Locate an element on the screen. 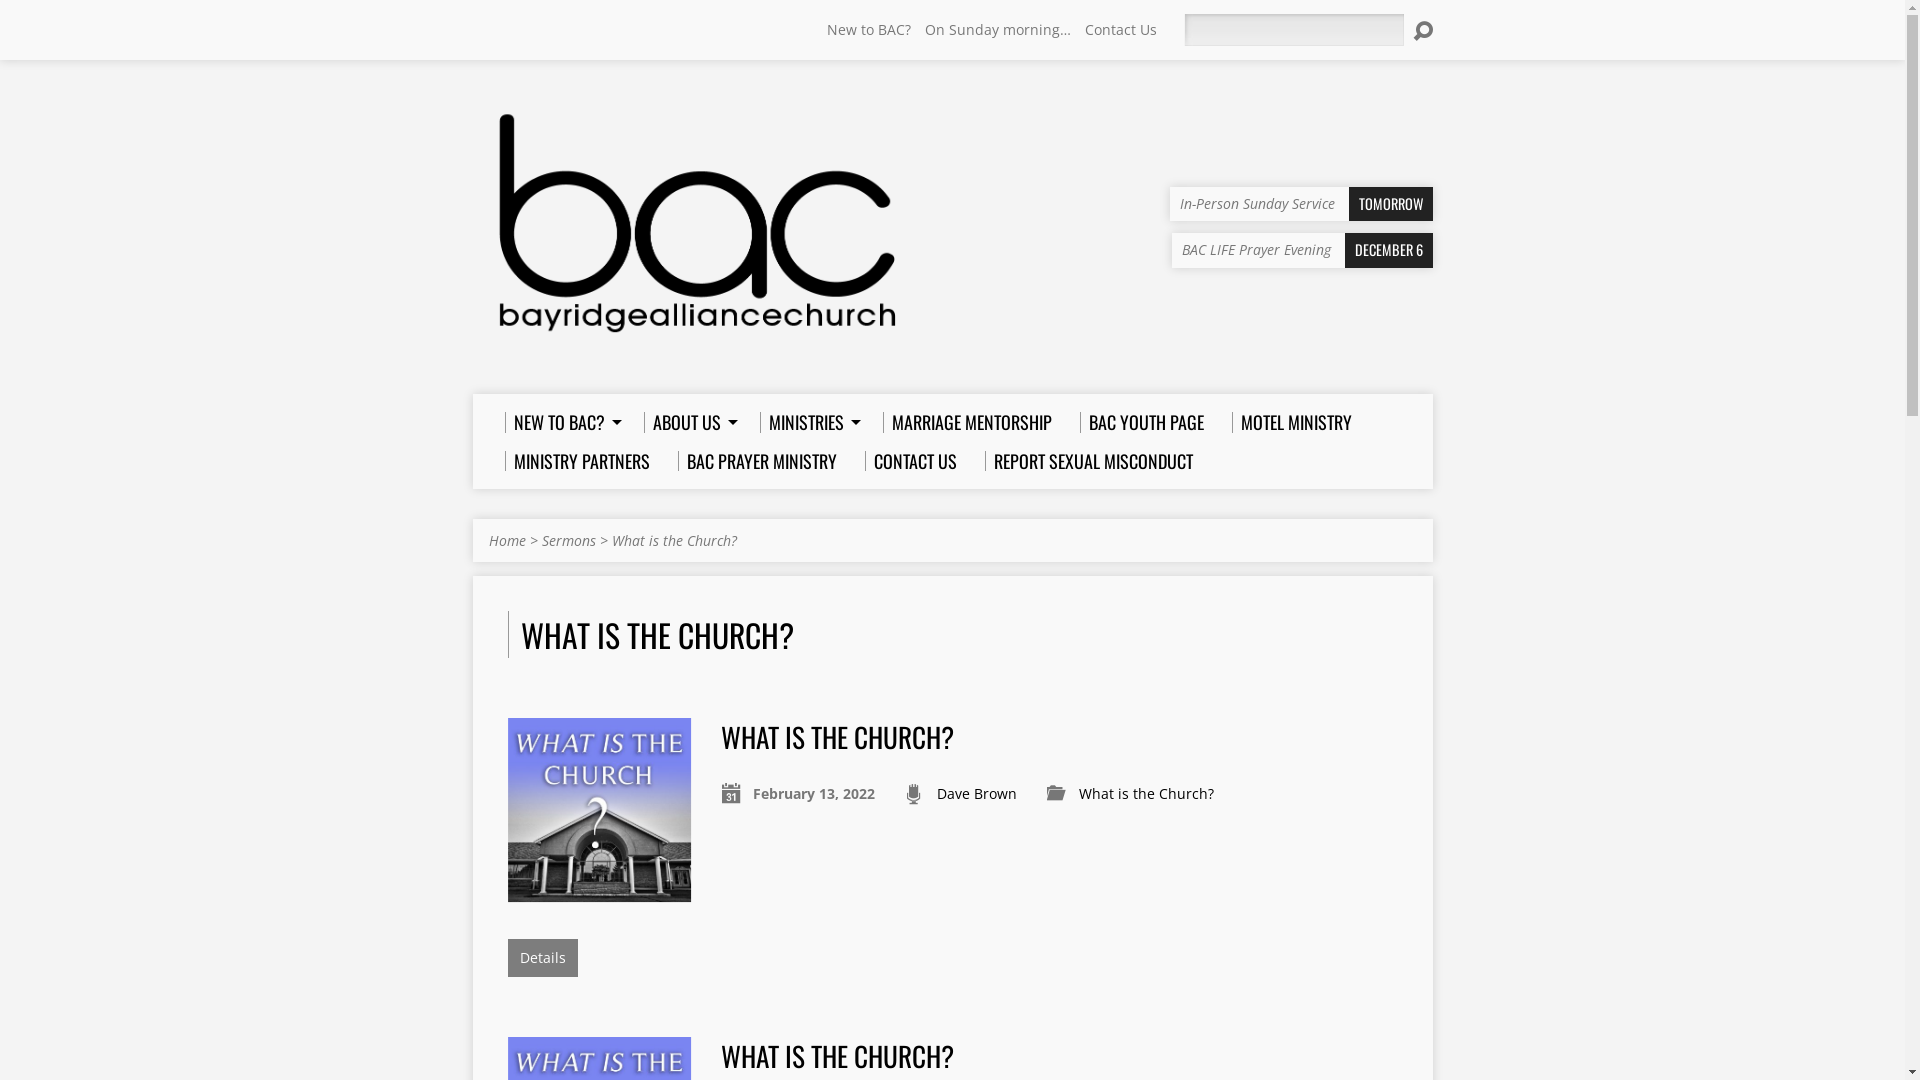 This screenshot has width=1920, height=1080. 'What is the Church?' is located at coordinates (1146, 792).